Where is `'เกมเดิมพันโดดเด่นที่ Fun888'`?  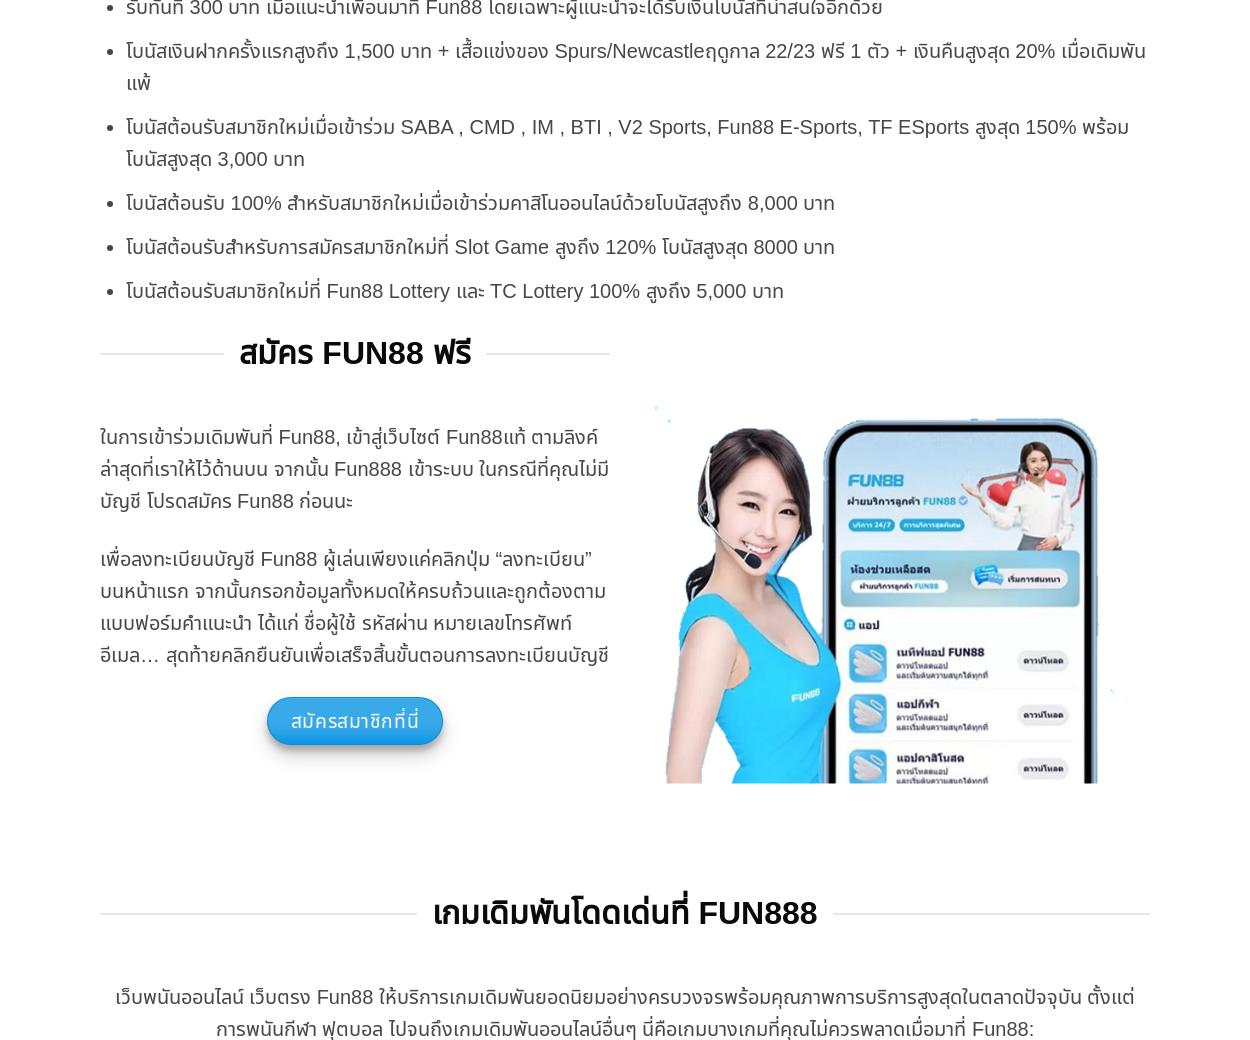 'เกมเดิมพันโดดเด่นที่ Fun888' is located at coordinates (623, 911).